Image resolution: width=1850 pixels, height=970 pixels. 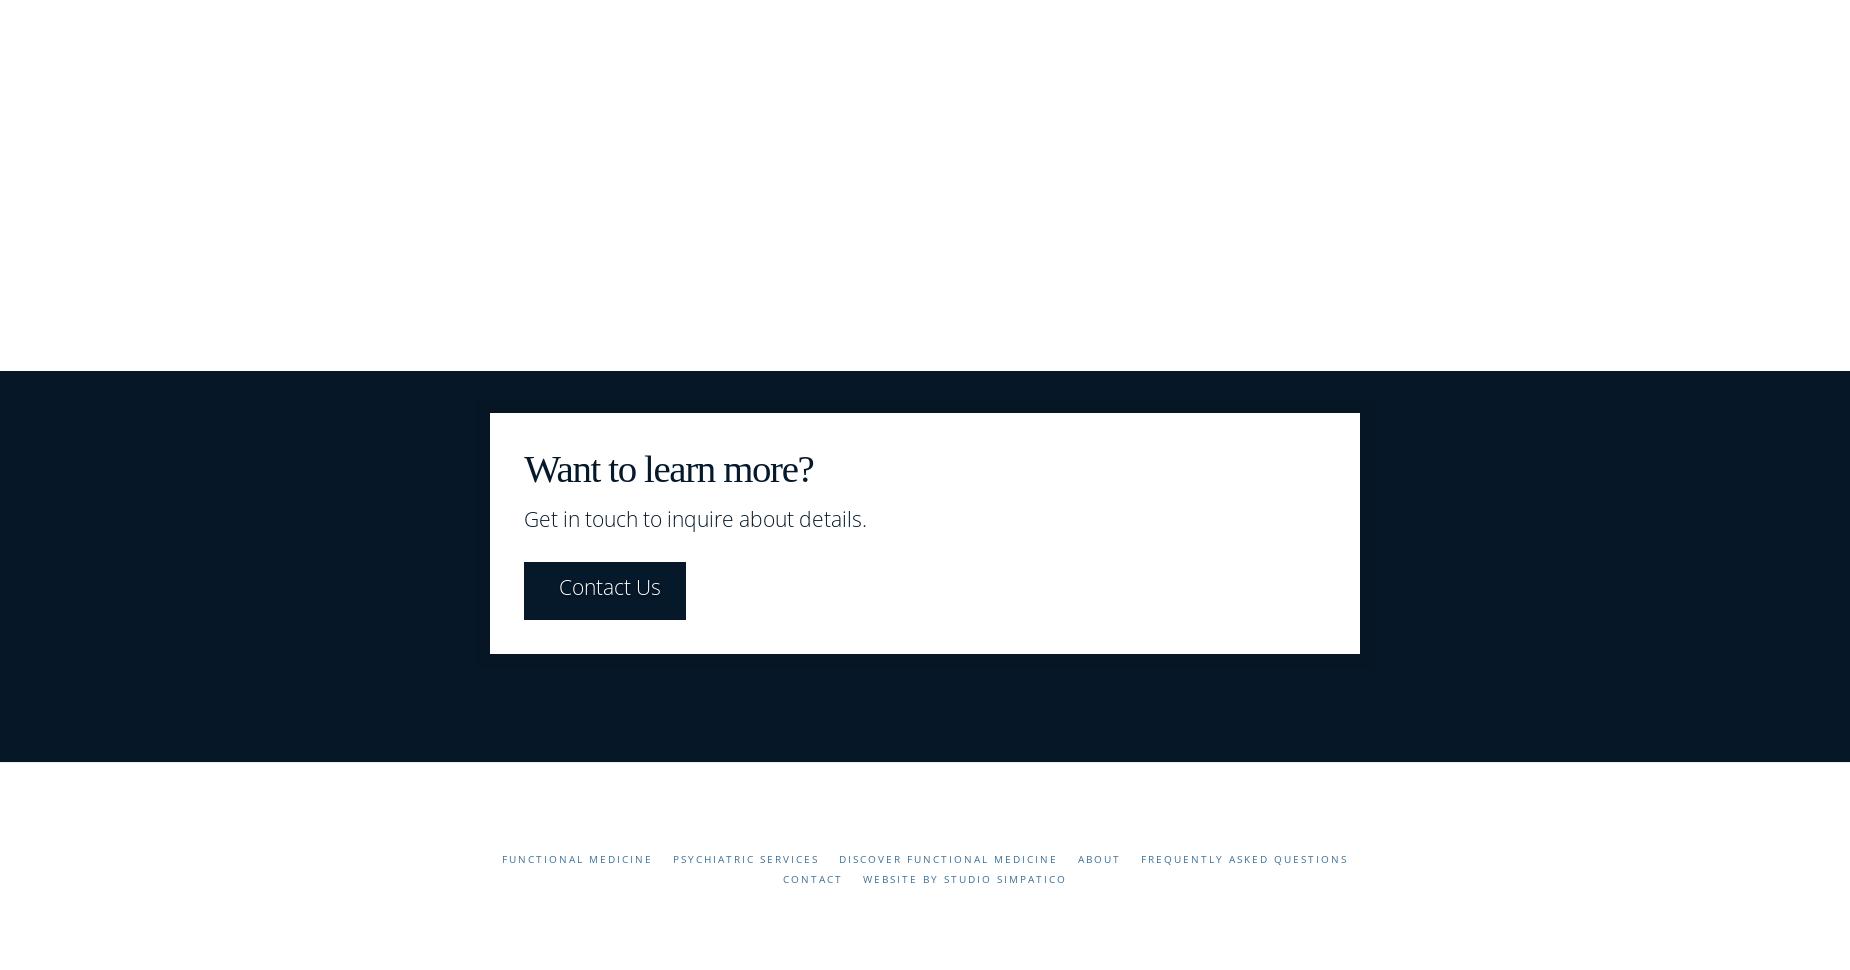 I want to click on 'Get in touch to inquire about details.', so click(x=695, y=517).